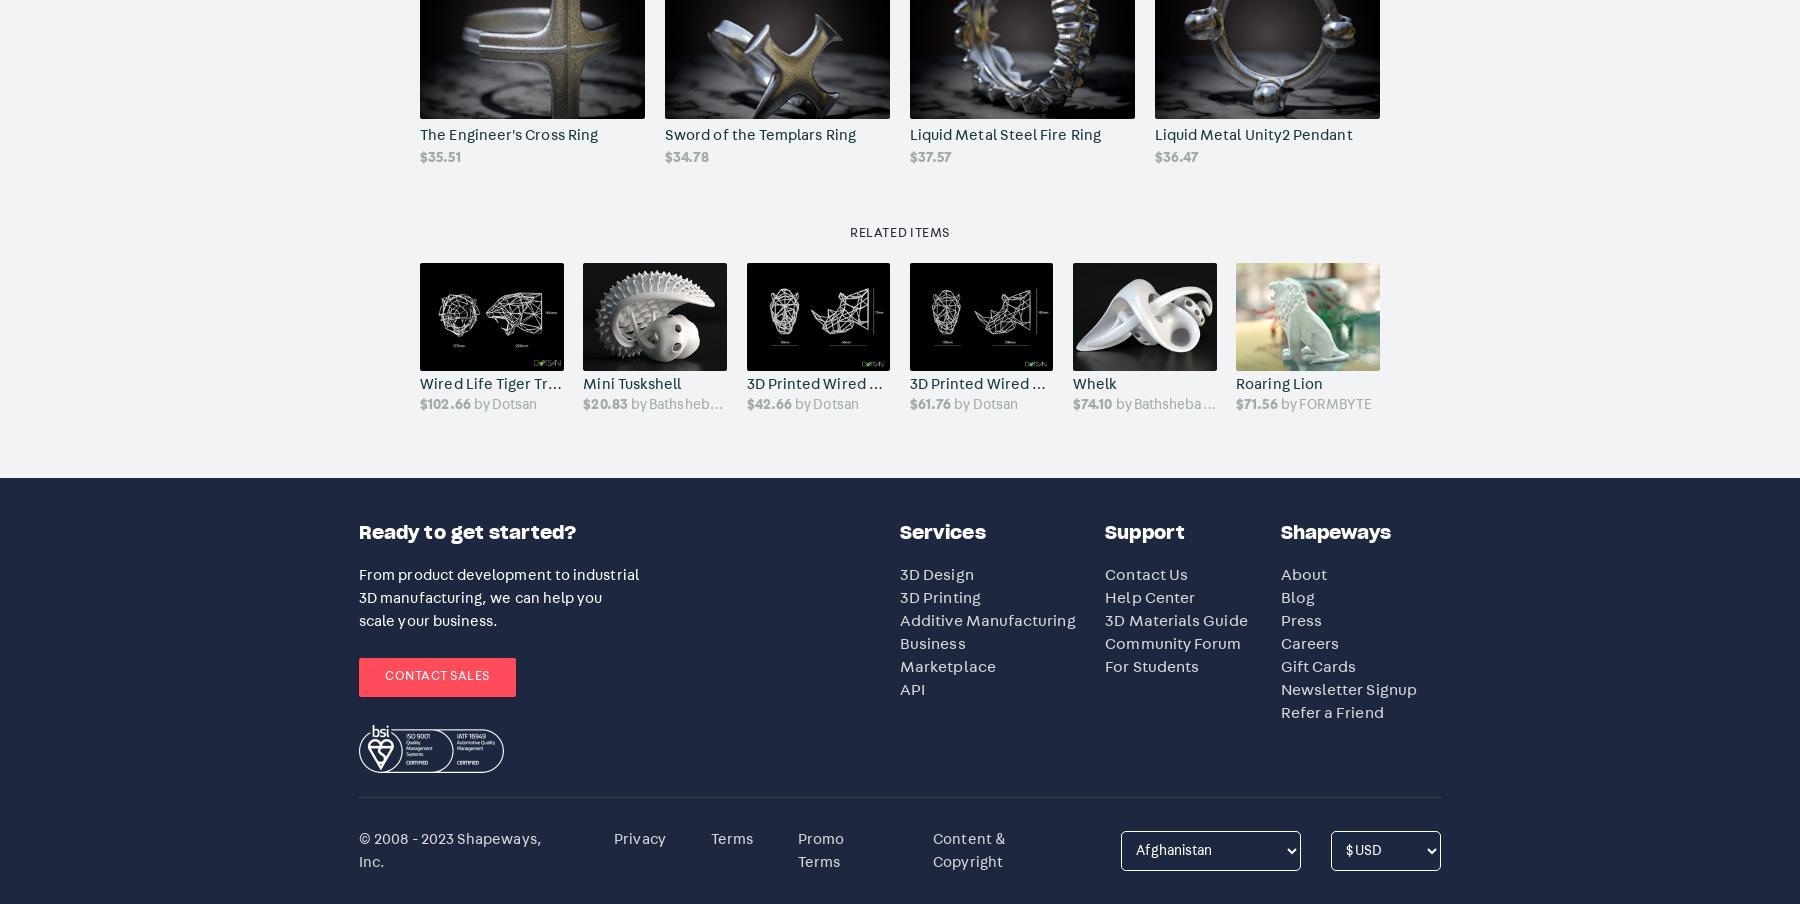 The image size is (1800, 904). Describe the element at coordinates (358, 850) in the screenshot. I see `'© 2008 - 2023 Shapeways, Inc.'` at that location.